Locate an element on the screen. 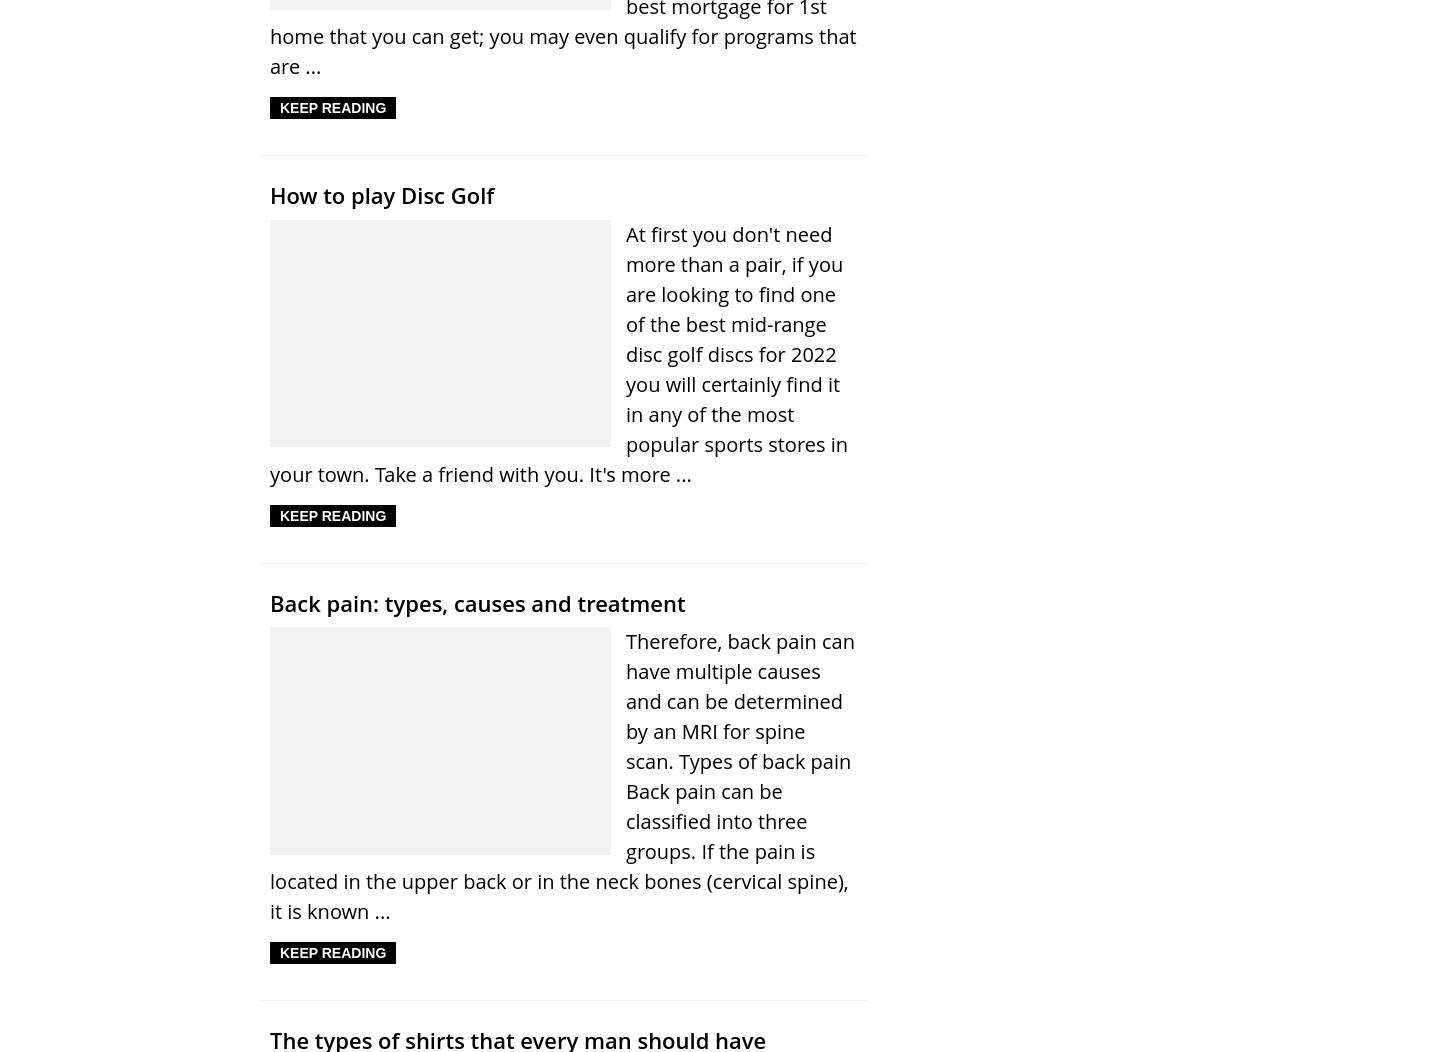 This screenshot has width=1440, height=1052. 'Home' is located at coordinates (574, 293).